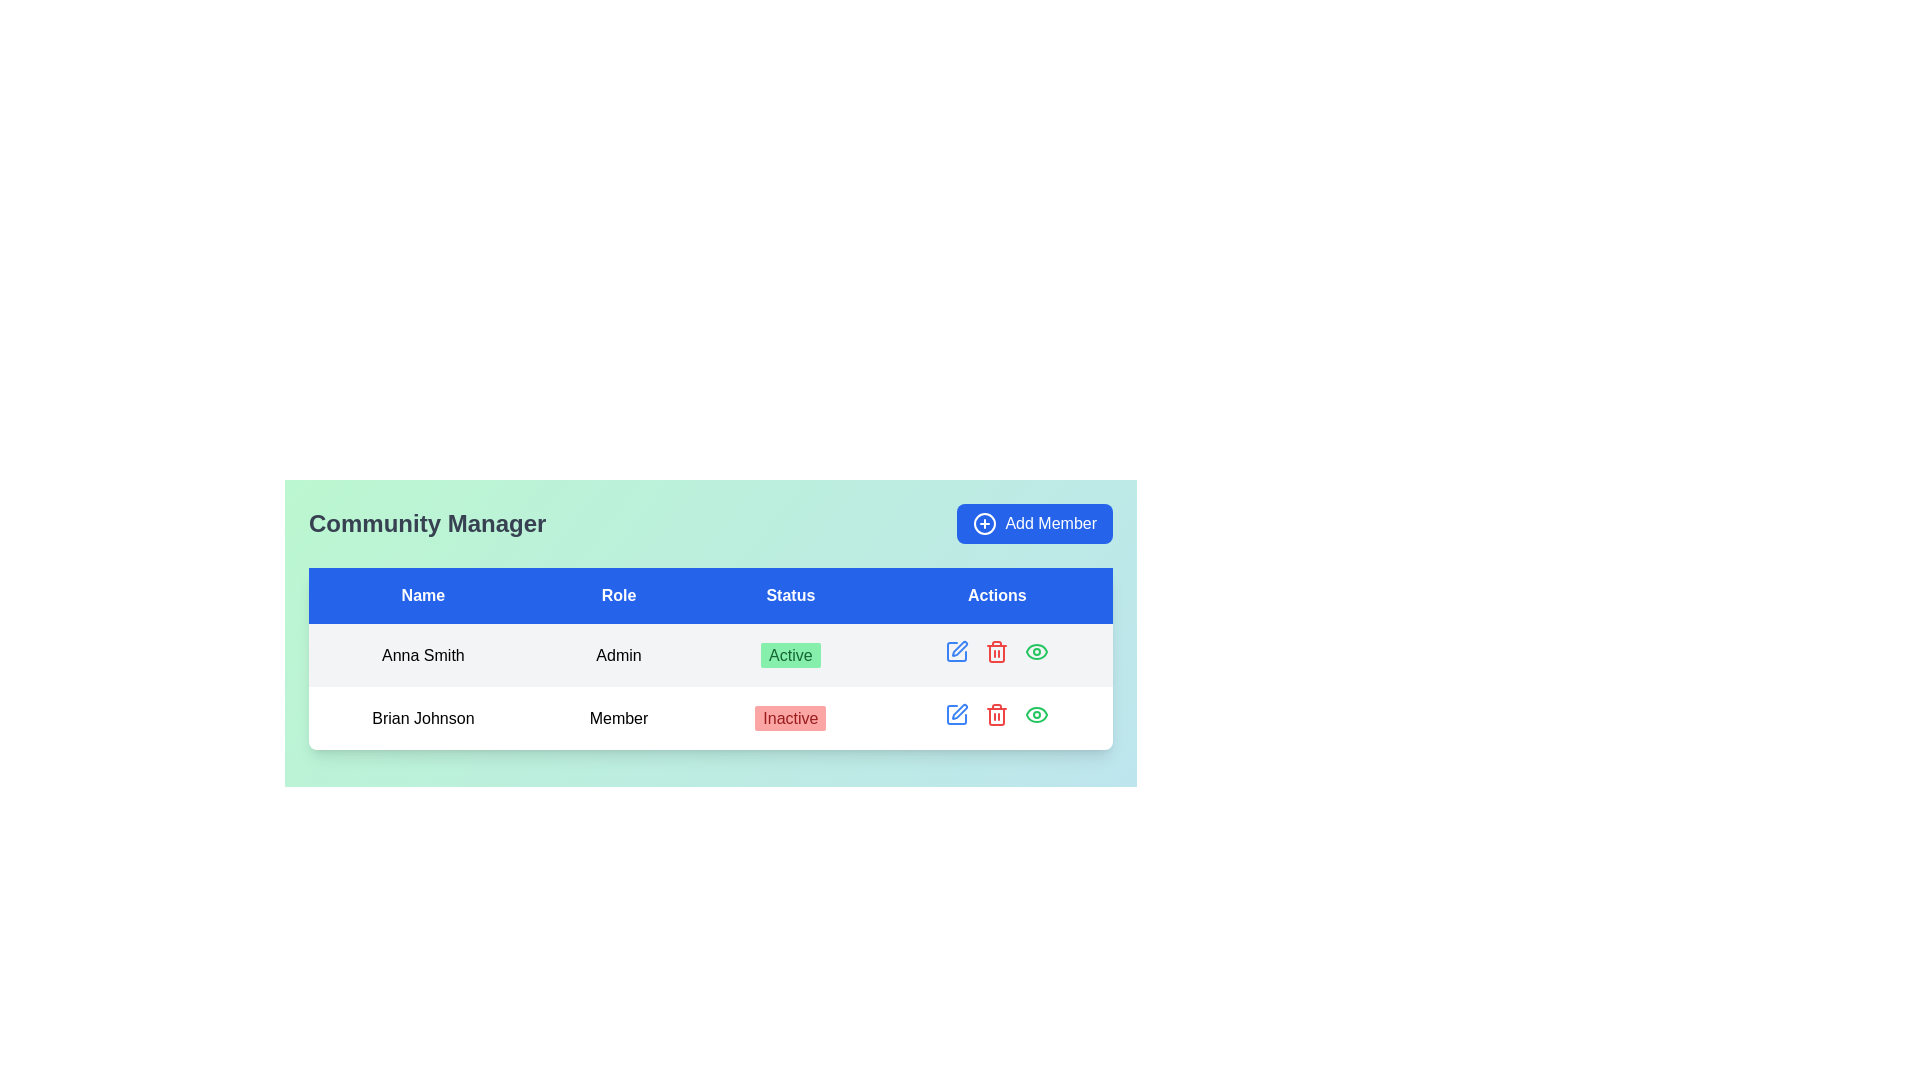 This screenshot has height=1080, width=1920. Describe the element at coordinates (997, 655) in the screenshot. I see `the icon button group located in the last column of the first row labeled 'Anna Smith'` at that location.